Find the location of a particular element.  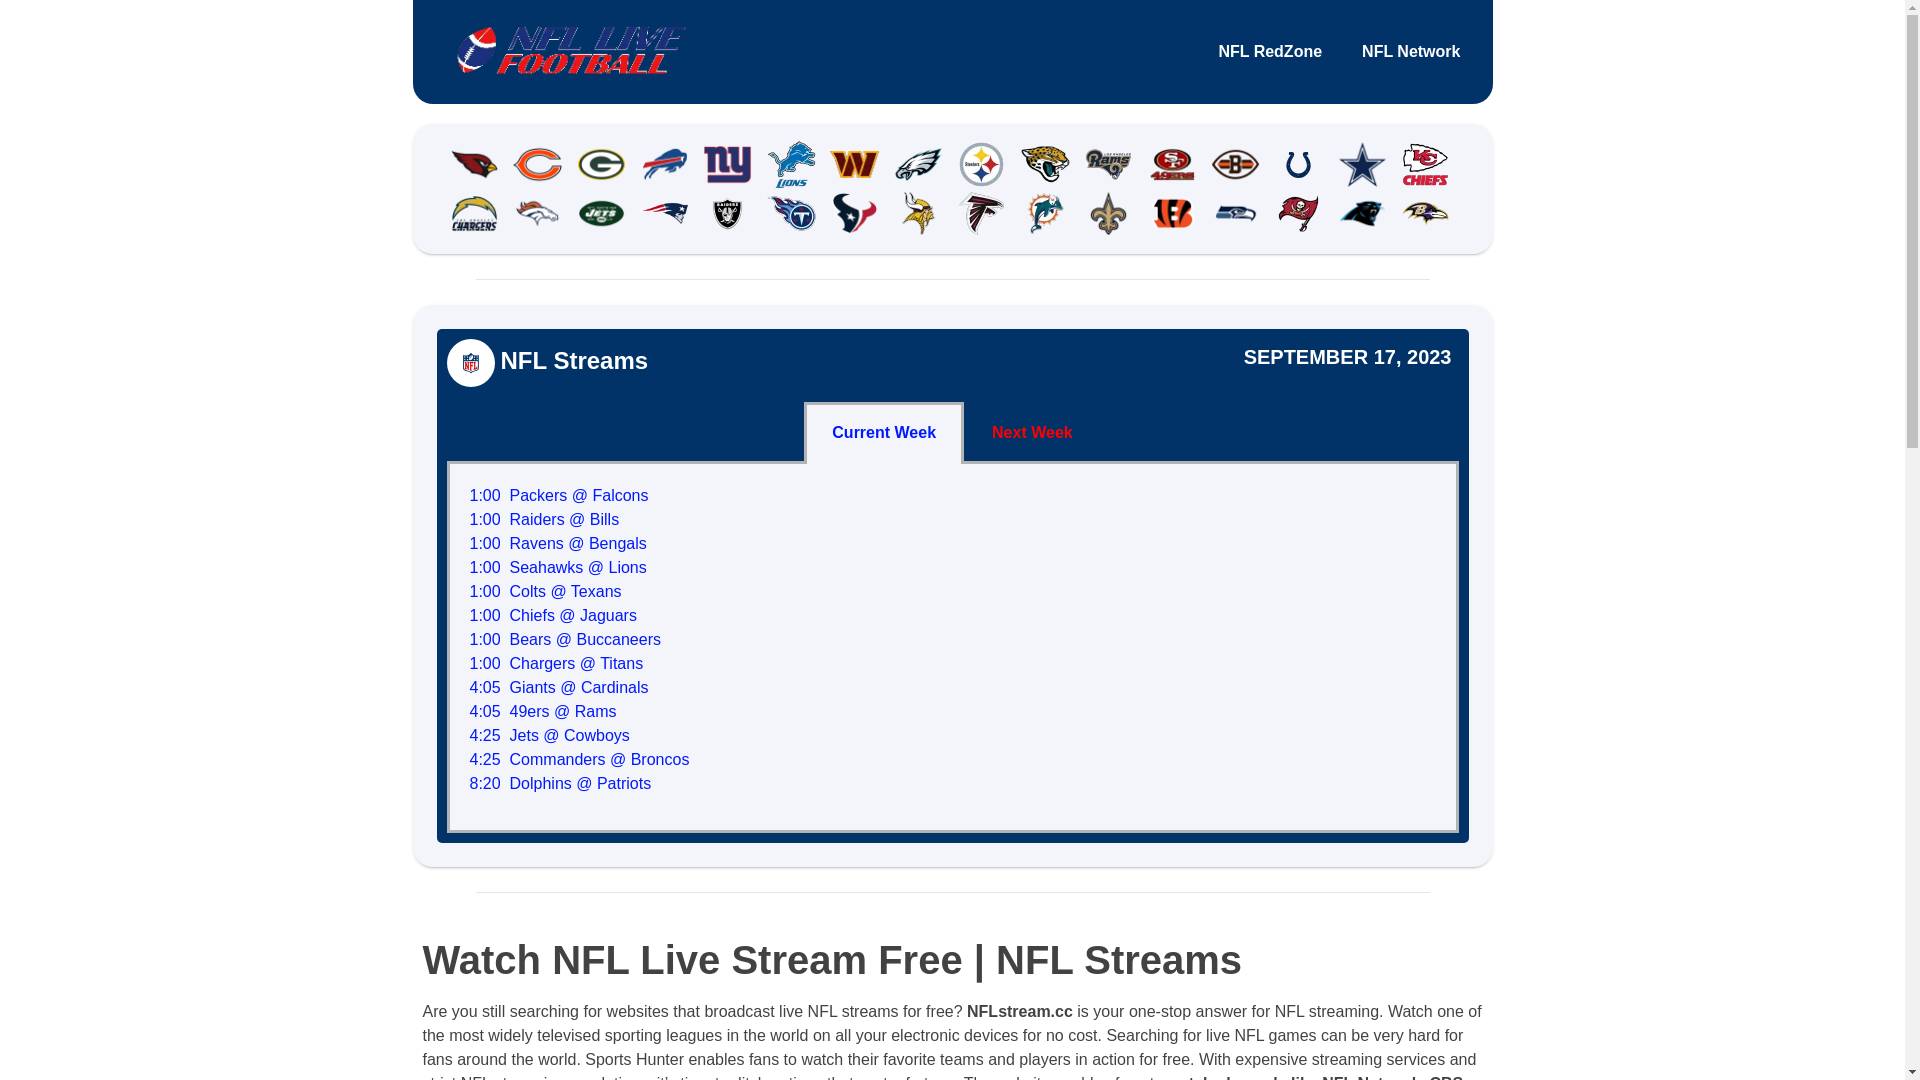

'Dolphins @ Patriots' is located at coordinates (509, 782).